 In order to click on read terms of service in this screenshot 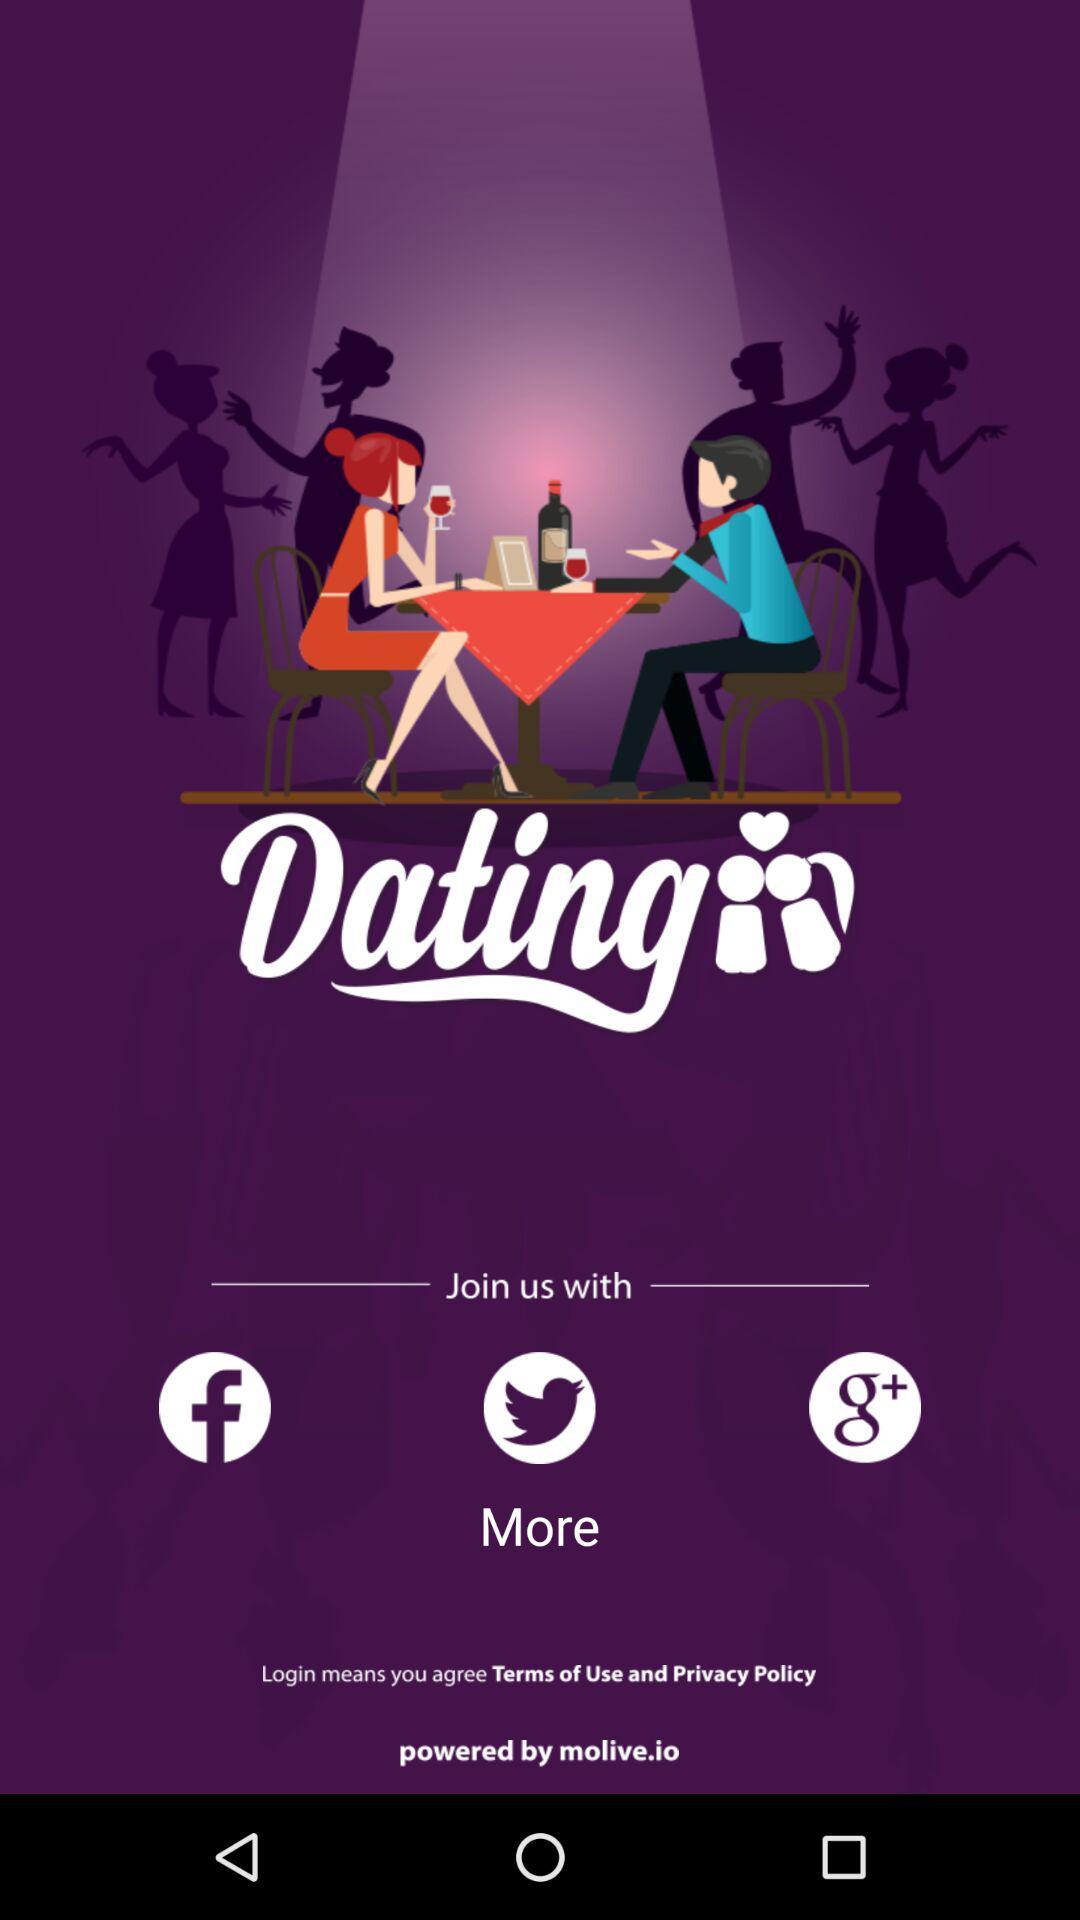, I will do `click(538, 1676)`.